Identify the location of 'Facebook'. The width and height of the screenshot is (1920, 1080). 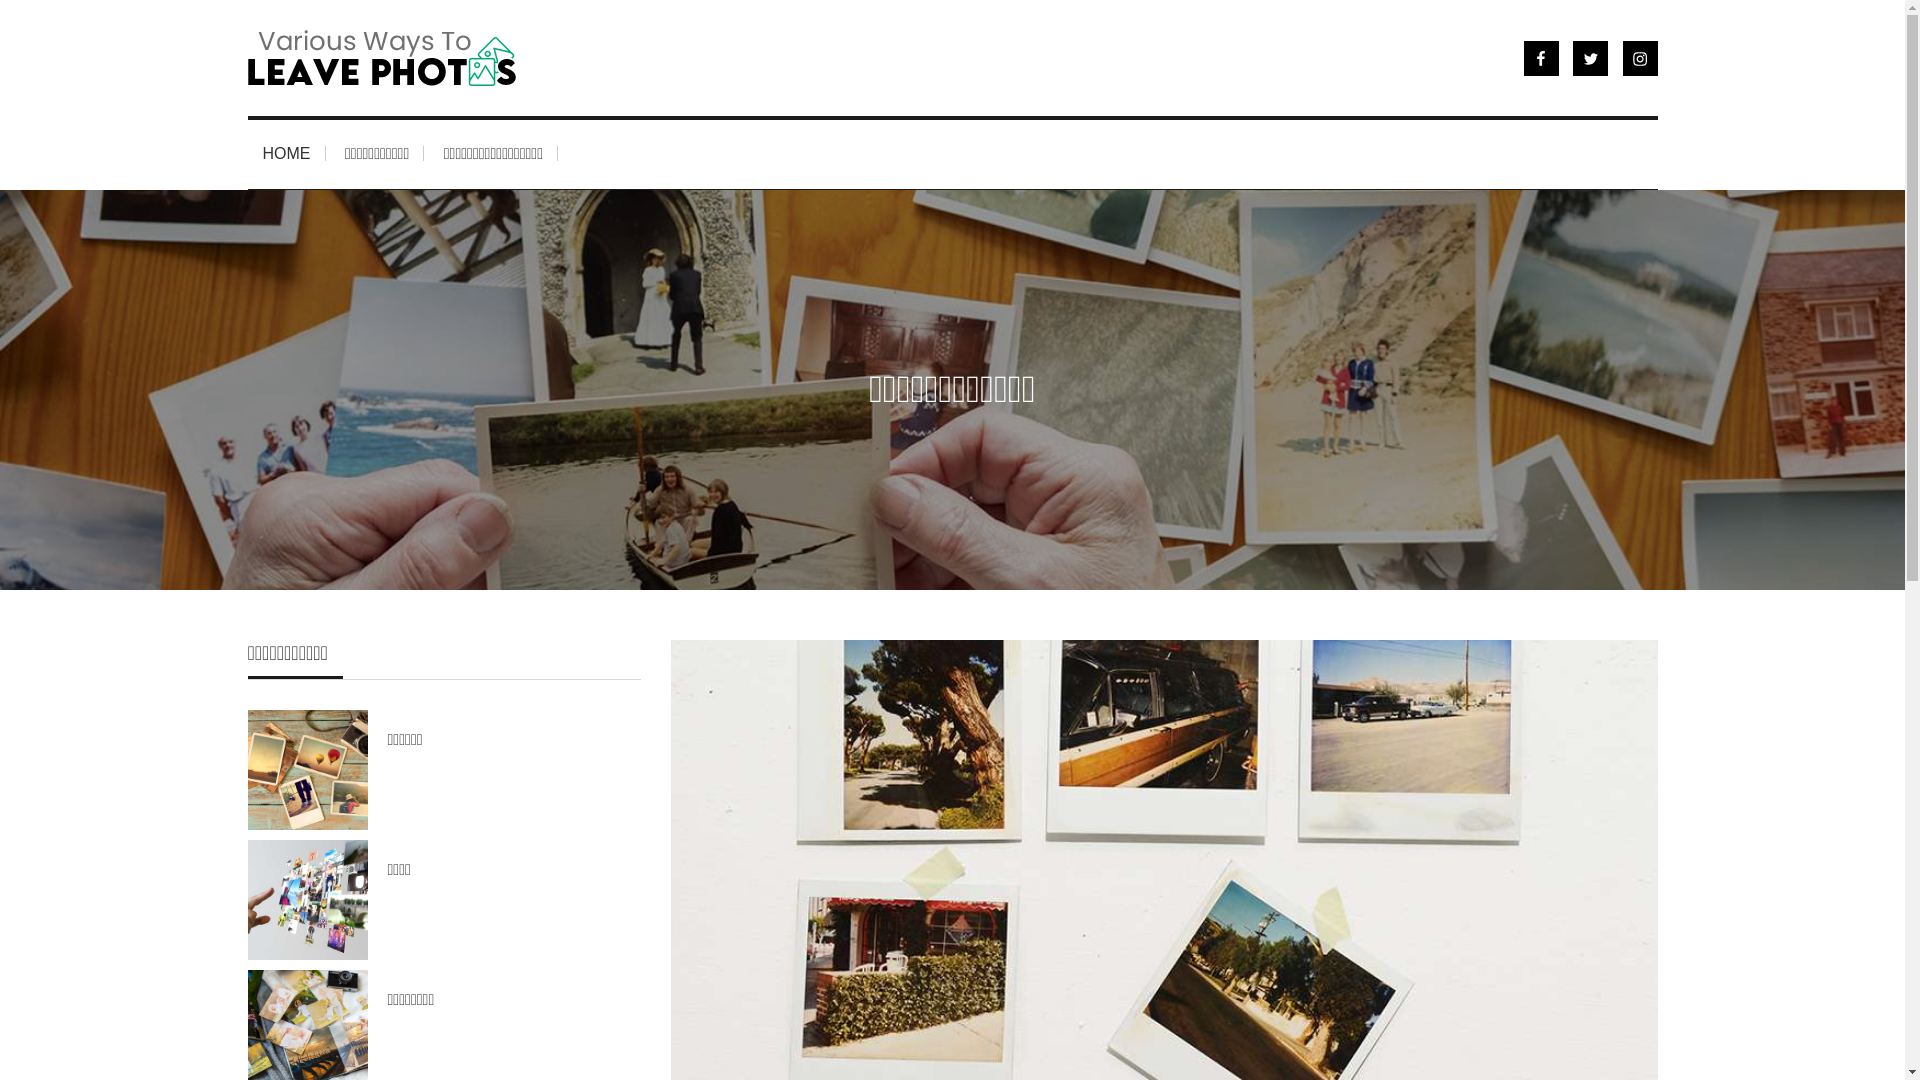
(1540, 56).